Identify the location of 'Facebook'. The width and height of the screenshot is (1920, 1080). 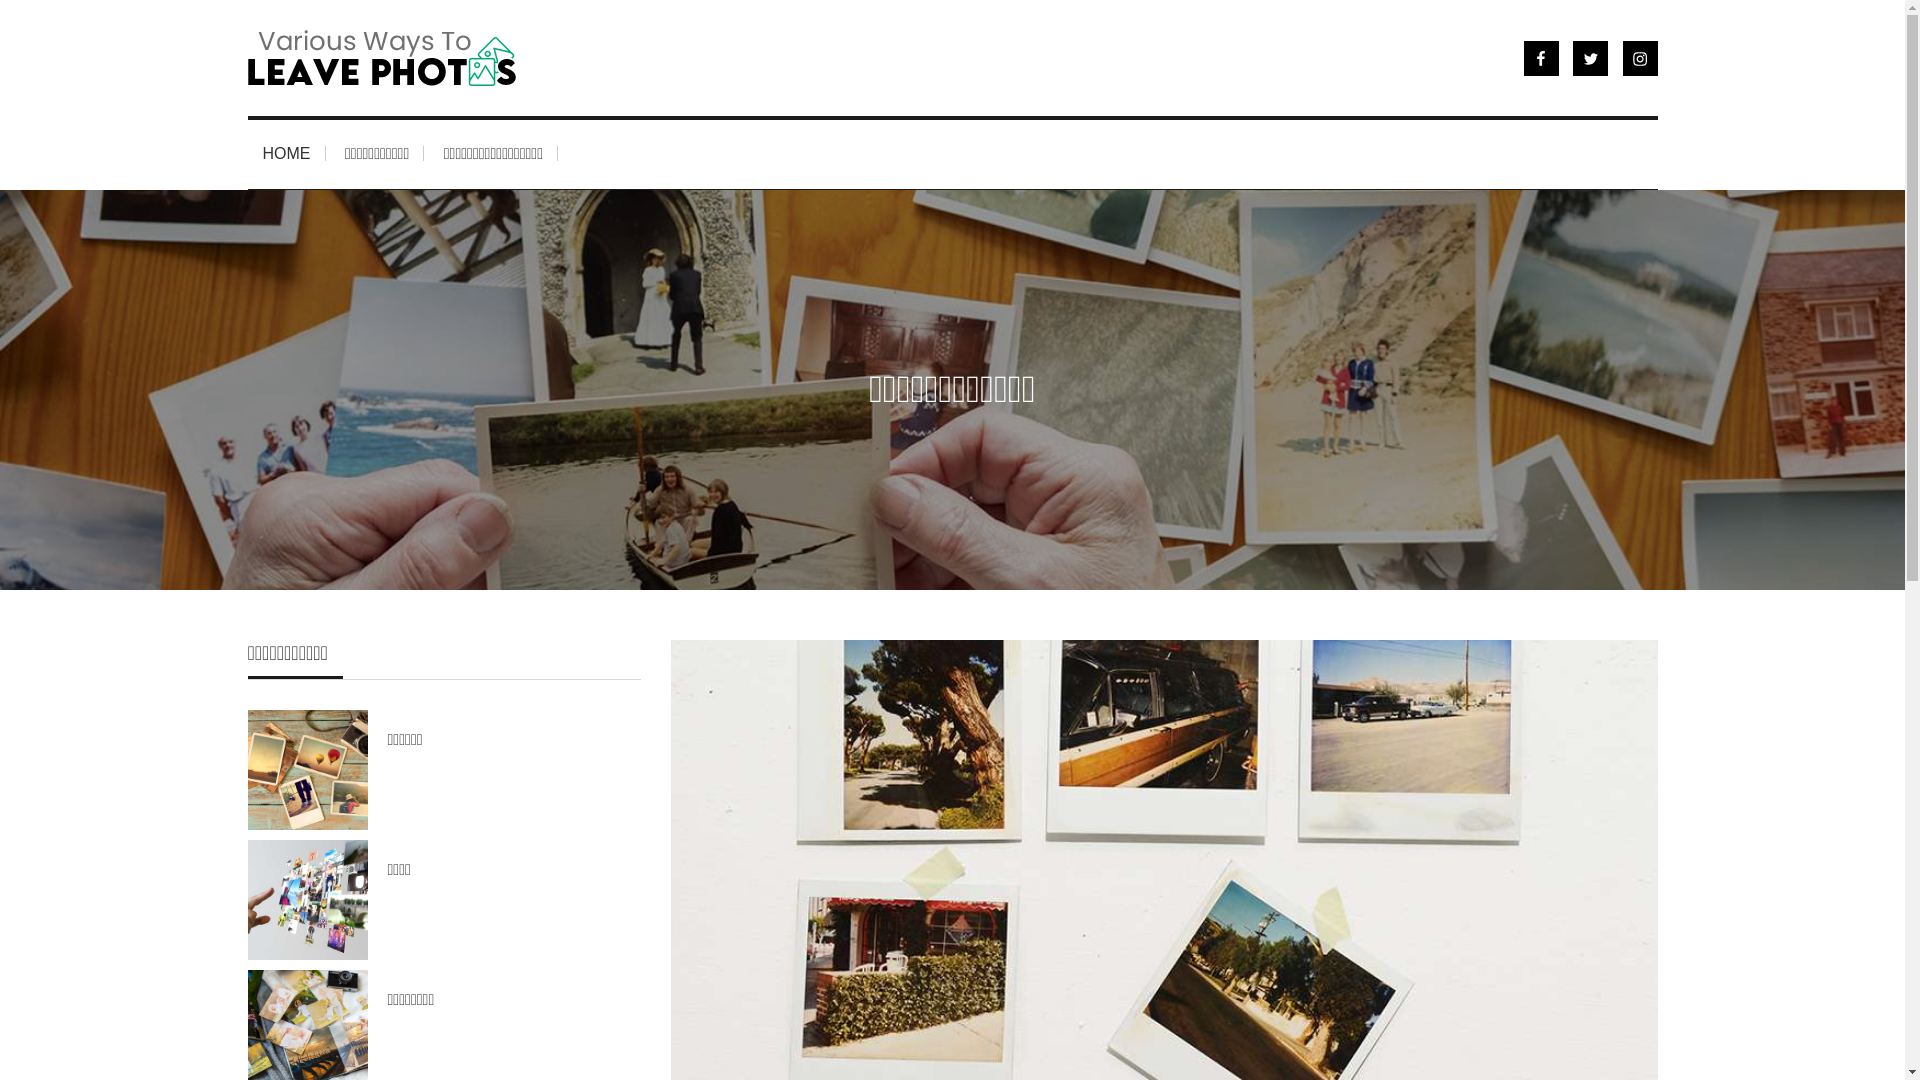
(1540, 56).